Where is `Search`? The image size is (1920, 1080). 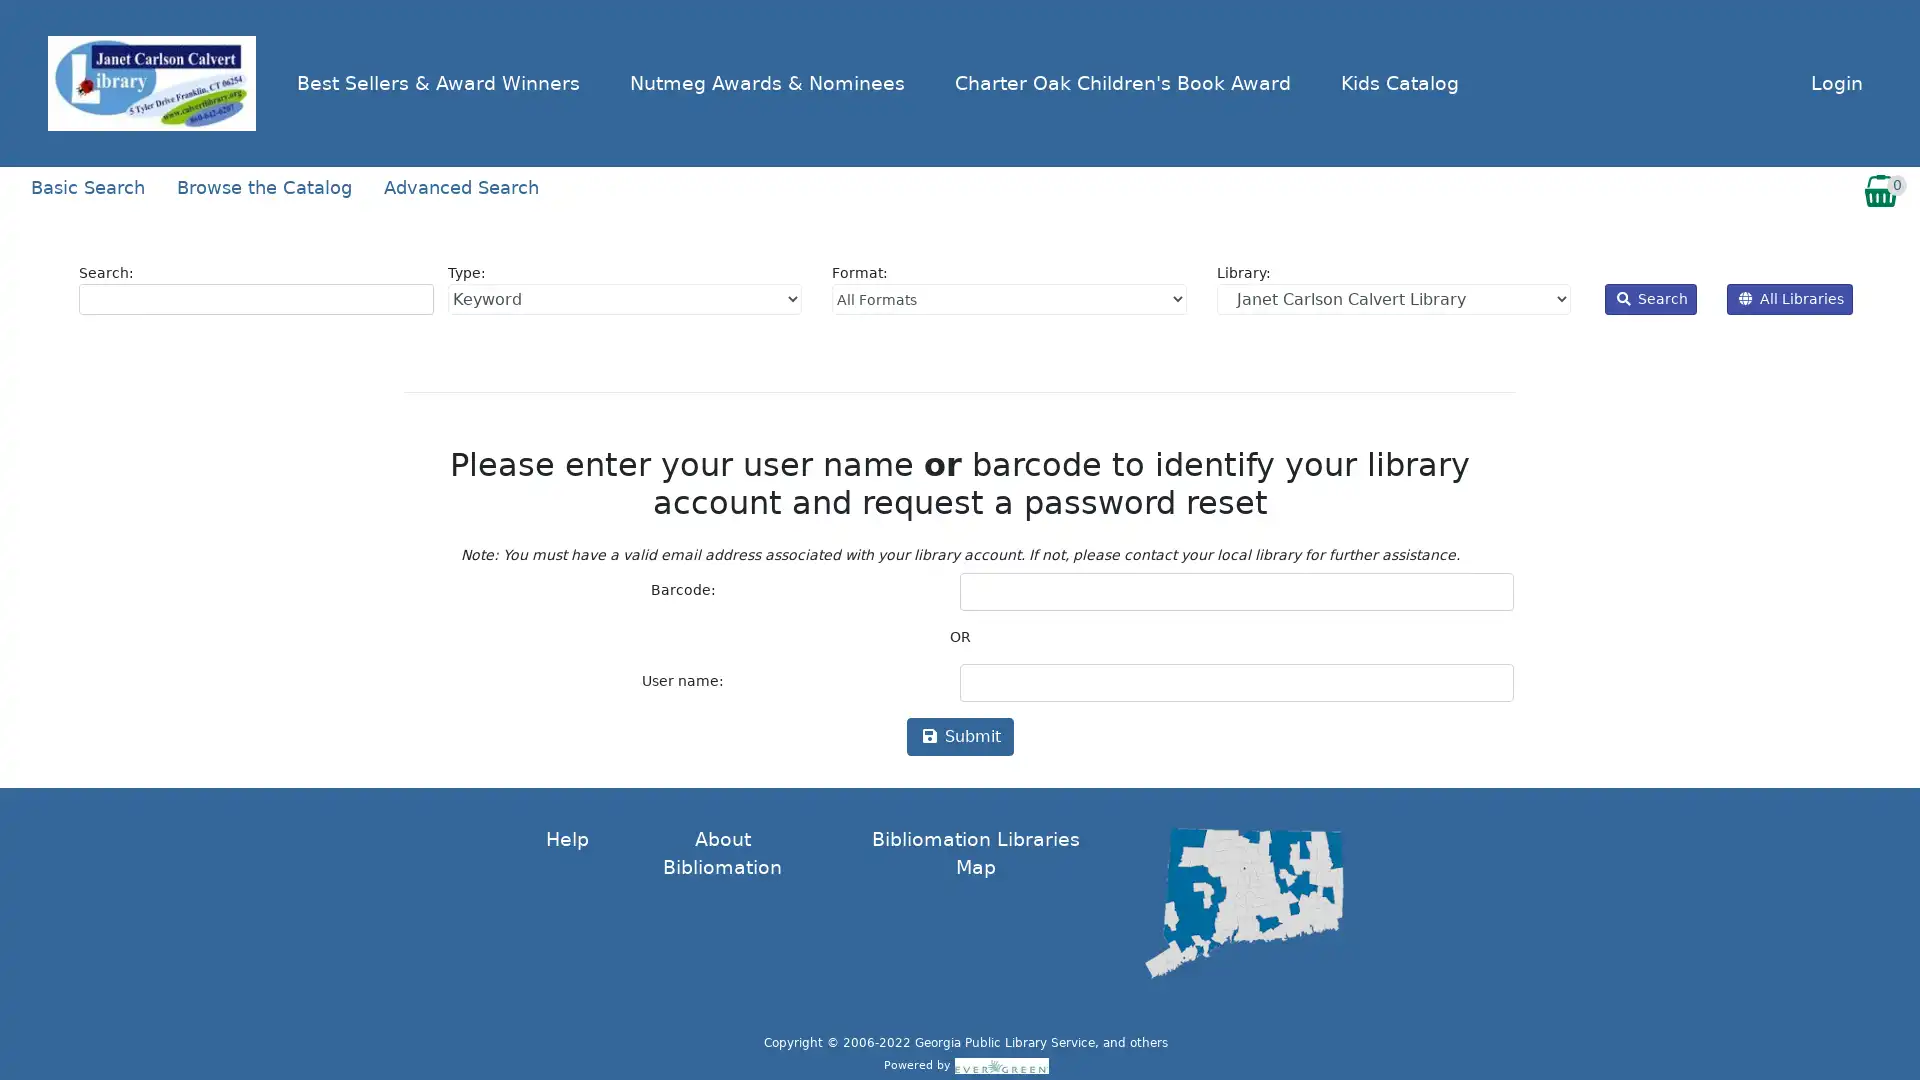
Search is located at coordinates (1651, 298).